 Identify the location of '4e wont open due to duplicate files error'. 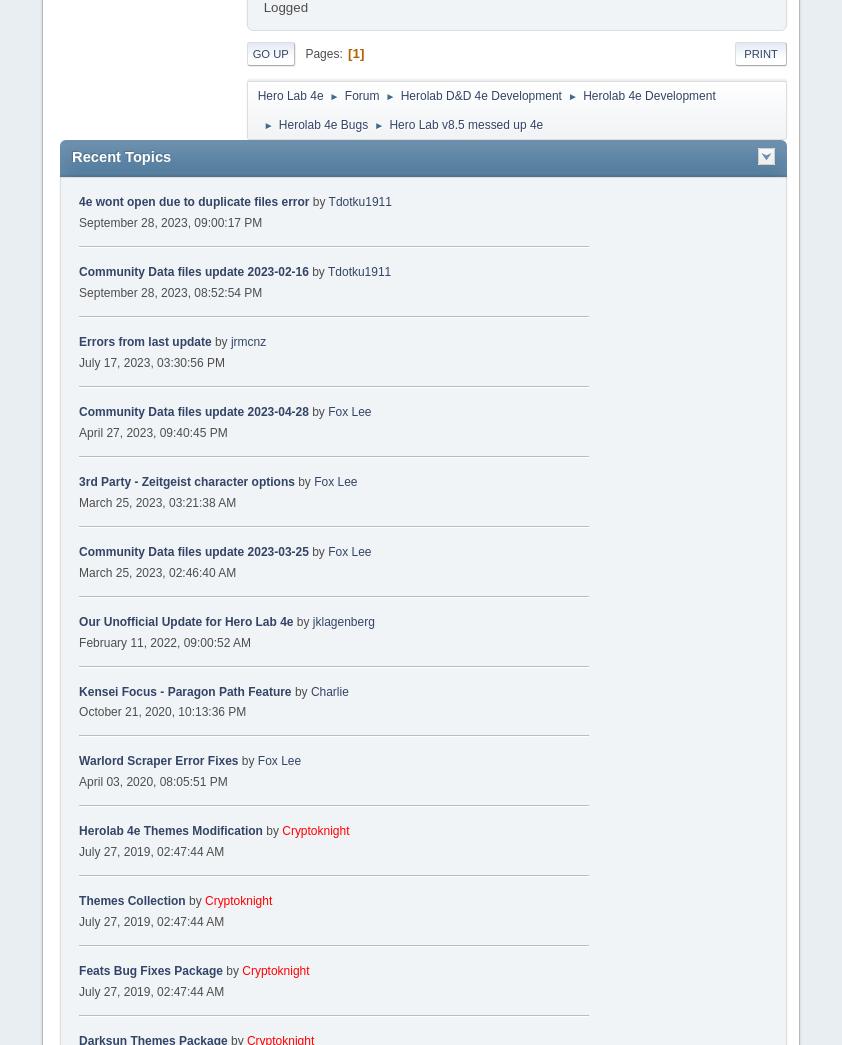
(192, 200).